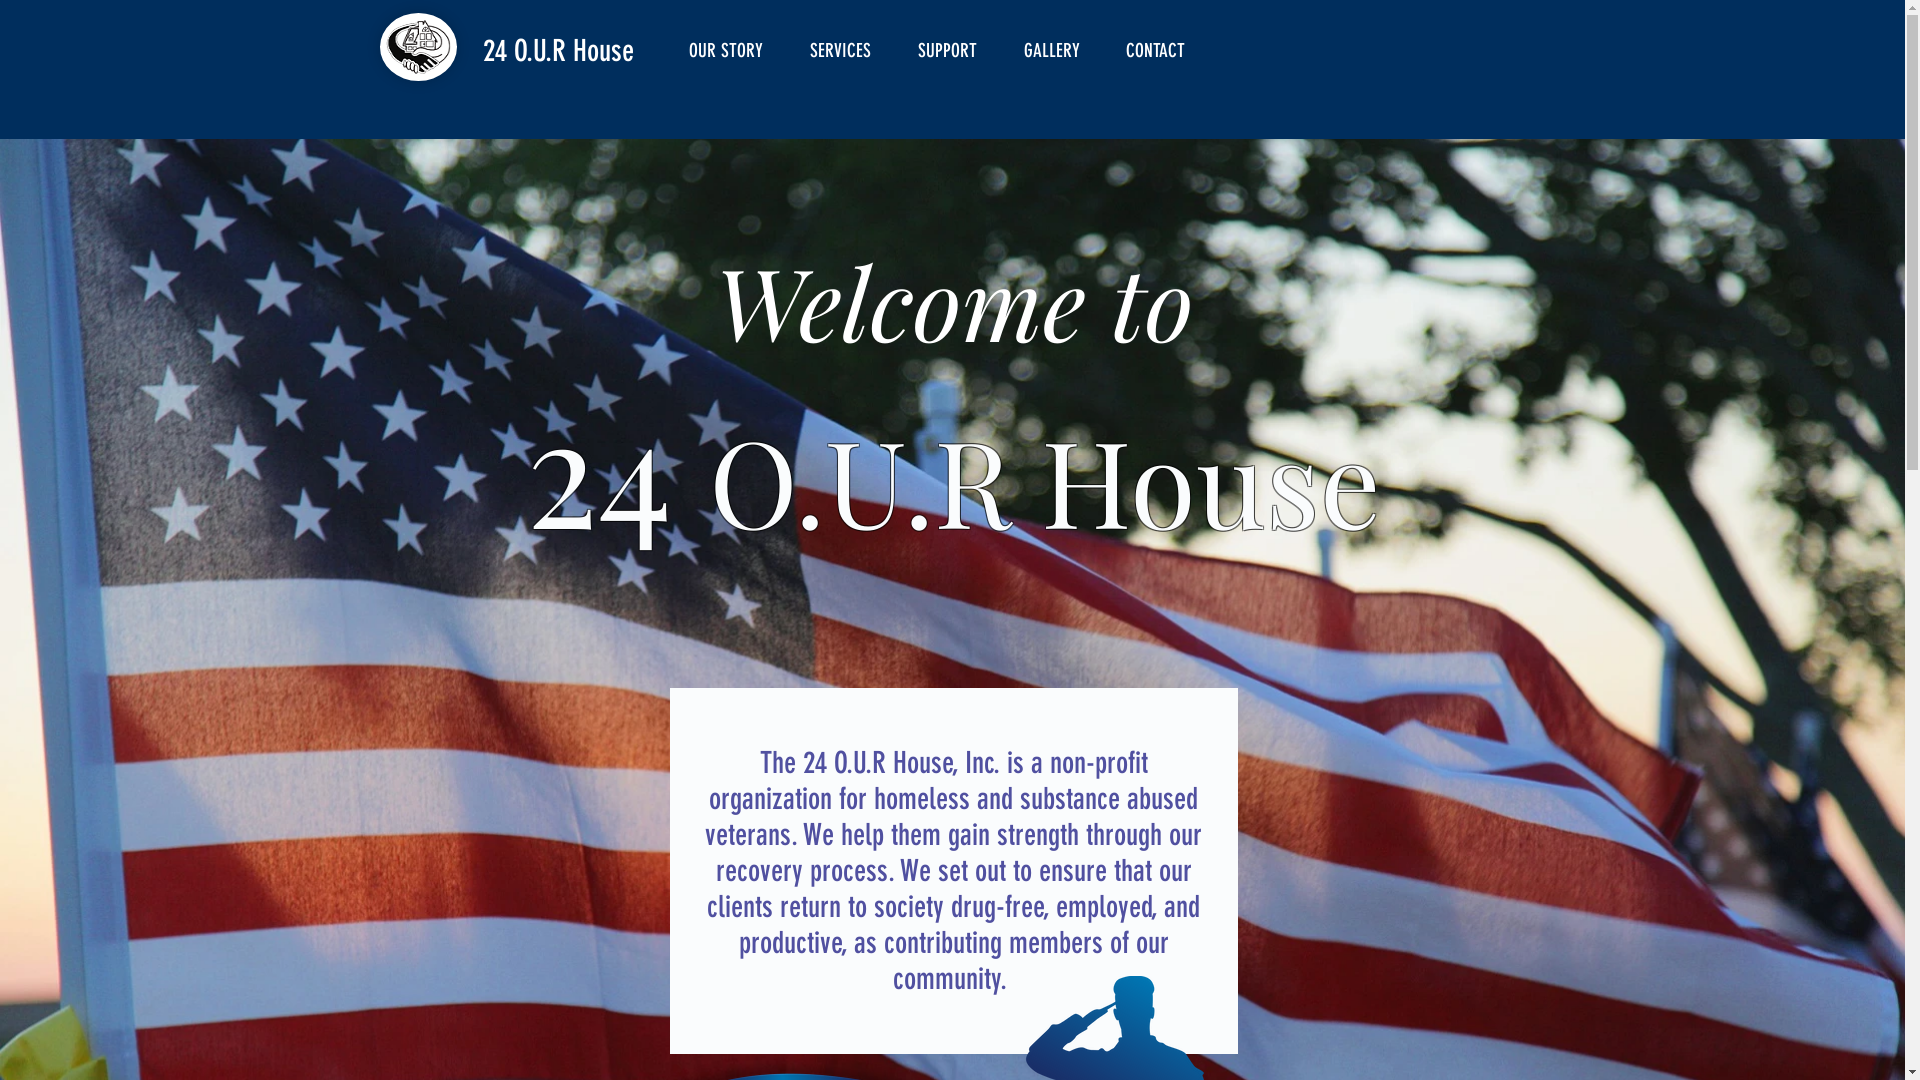  What do you see at coordinates (417, 45) in the screenshot?
I see `'LOGO 3.png'` at bounding box center [417, 45].